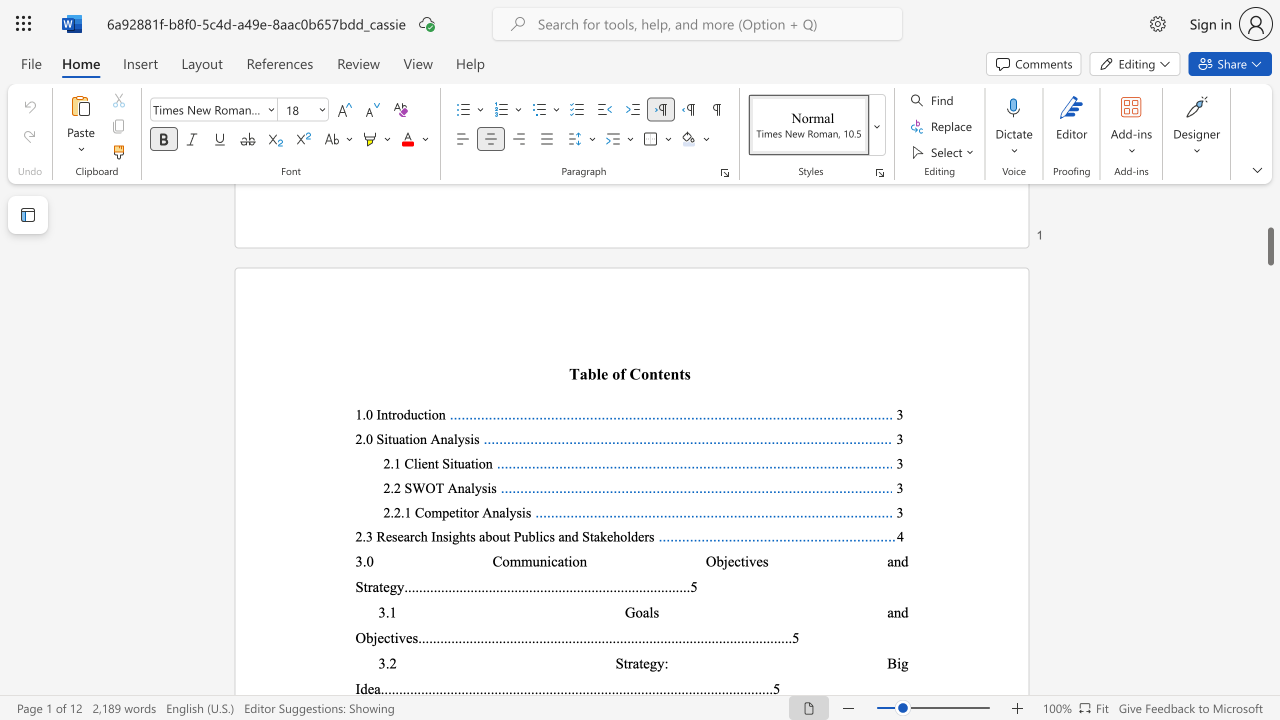 Image resolution: width=1280 pixels, height=720 pixels. I want to click on the 1th character "i" in the text, so click(386, 438).